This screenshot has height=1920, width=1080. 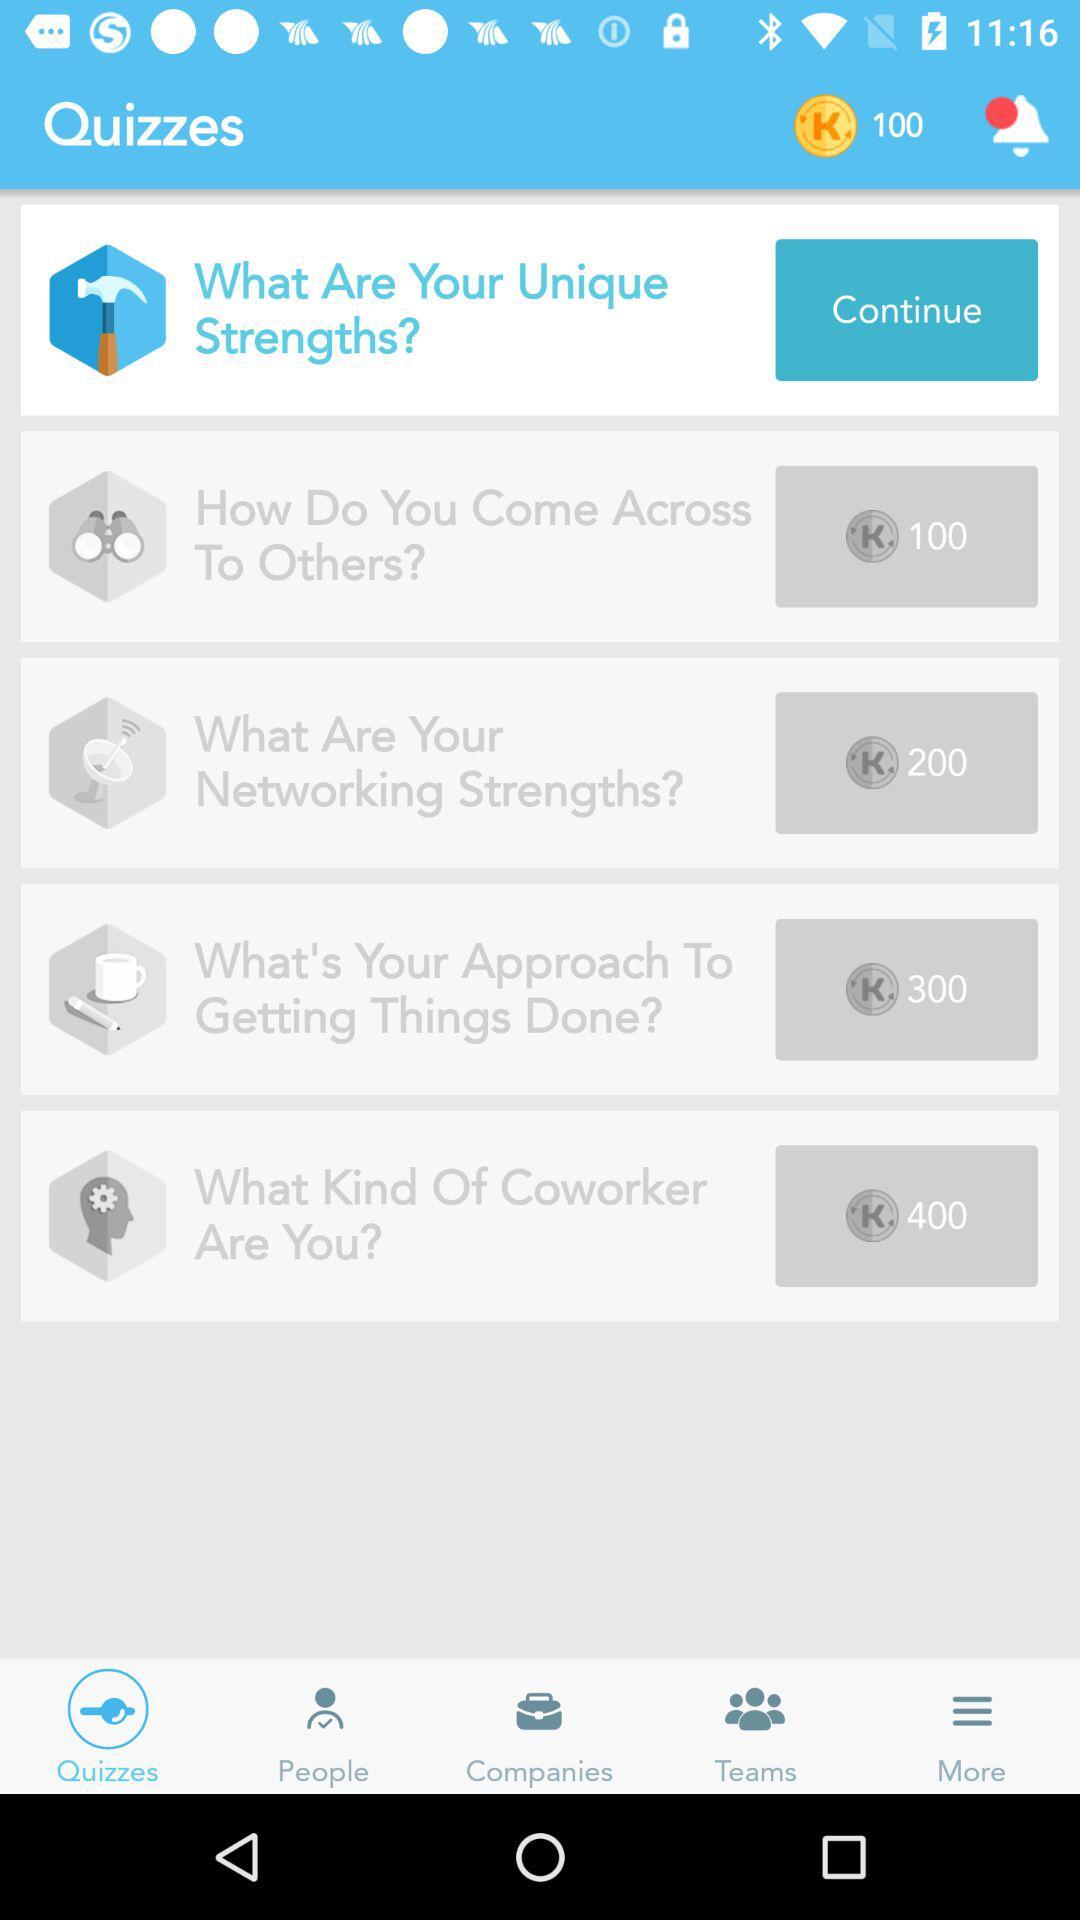 What do you see at coordinates (906, 309) in the screenshot?
I see `the blue button which is on the right side of the page` at bounding box center [906, 309].